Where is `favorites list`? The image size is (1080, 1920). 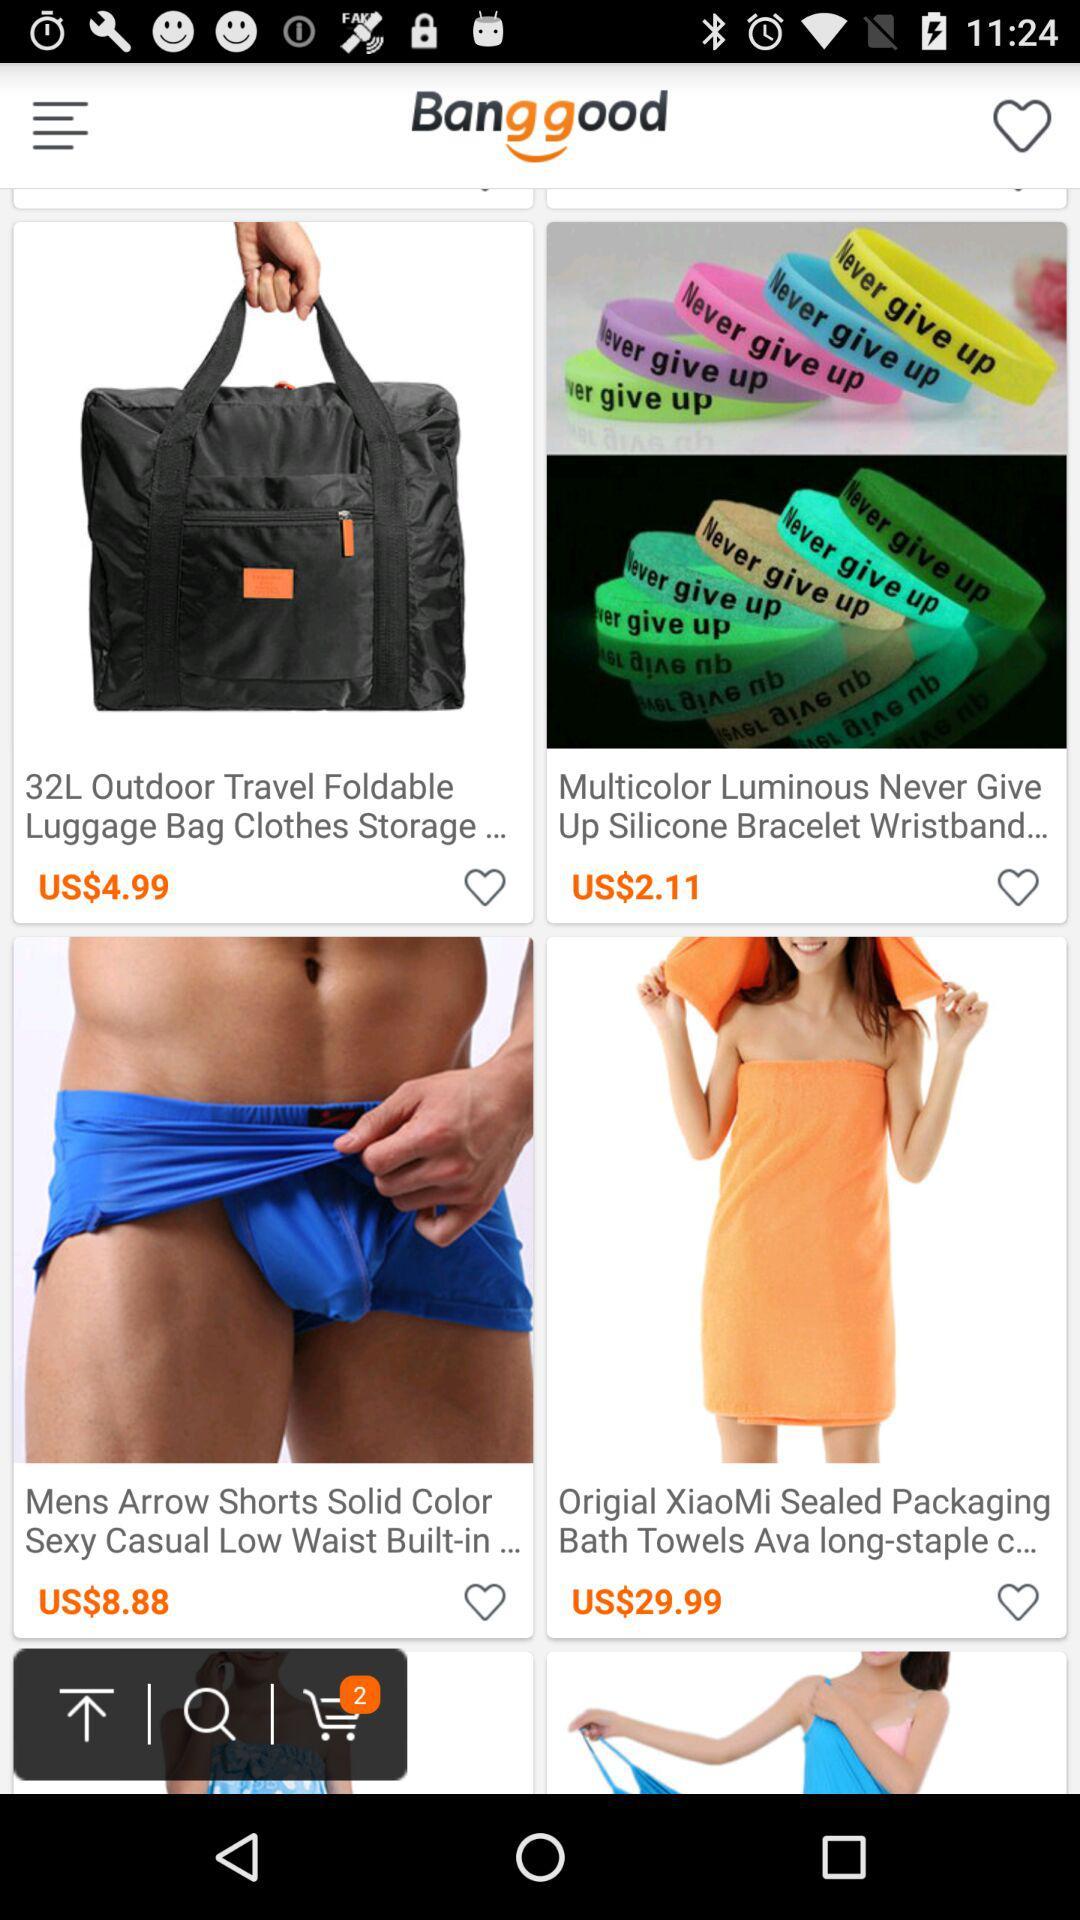 favorites list is located at coordinates (1022, 124).